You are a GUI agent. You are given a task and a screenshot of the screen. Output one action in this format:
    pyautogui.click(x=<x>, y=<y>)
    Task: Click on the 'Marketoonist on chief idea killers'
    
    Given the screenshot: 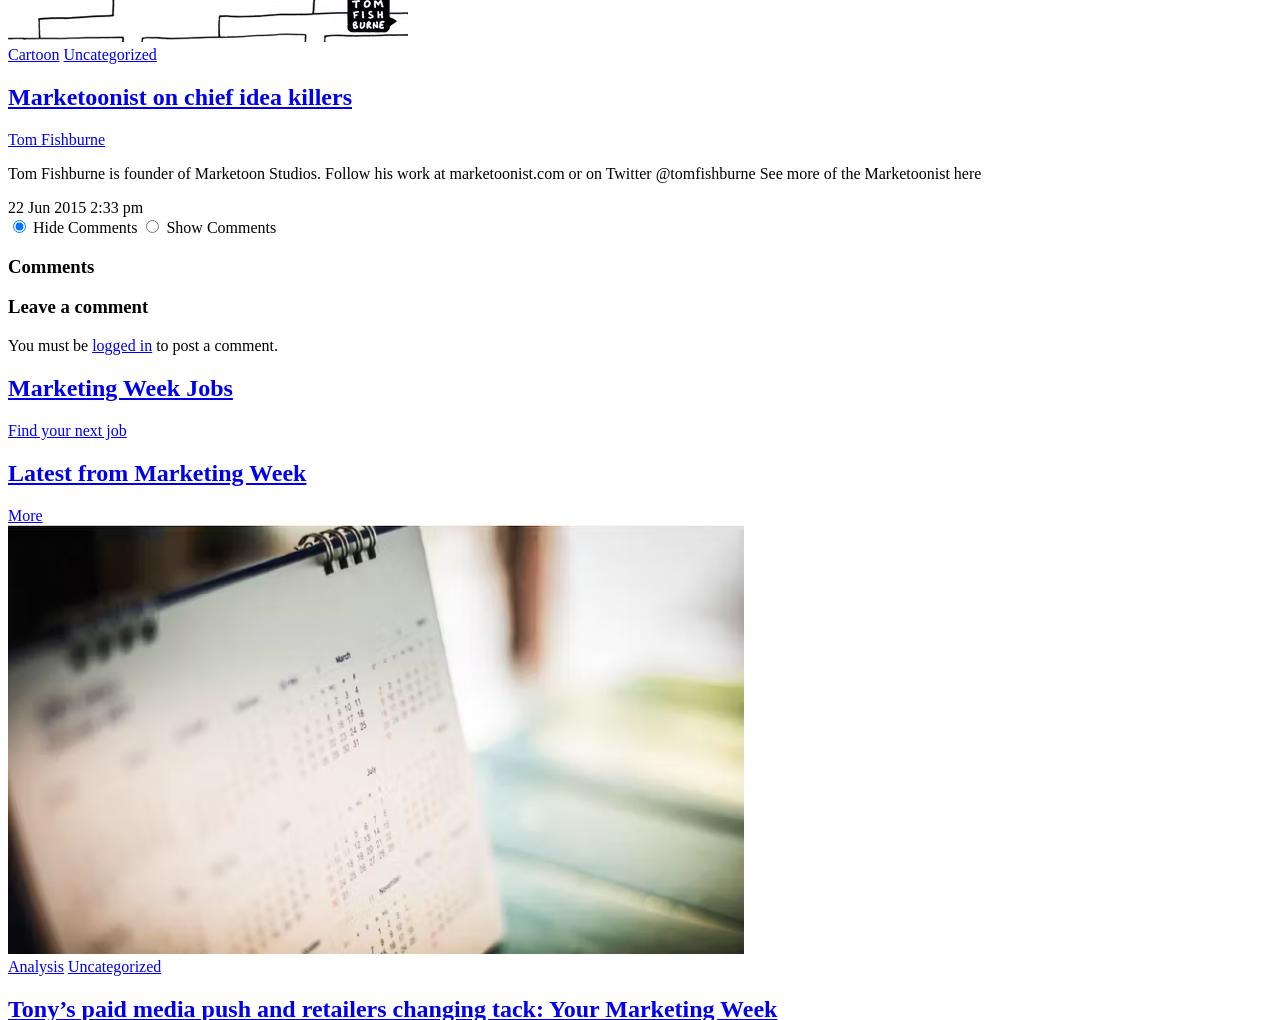 What is the action you would take?
    pyautogui.click(x=8, y=94)
    